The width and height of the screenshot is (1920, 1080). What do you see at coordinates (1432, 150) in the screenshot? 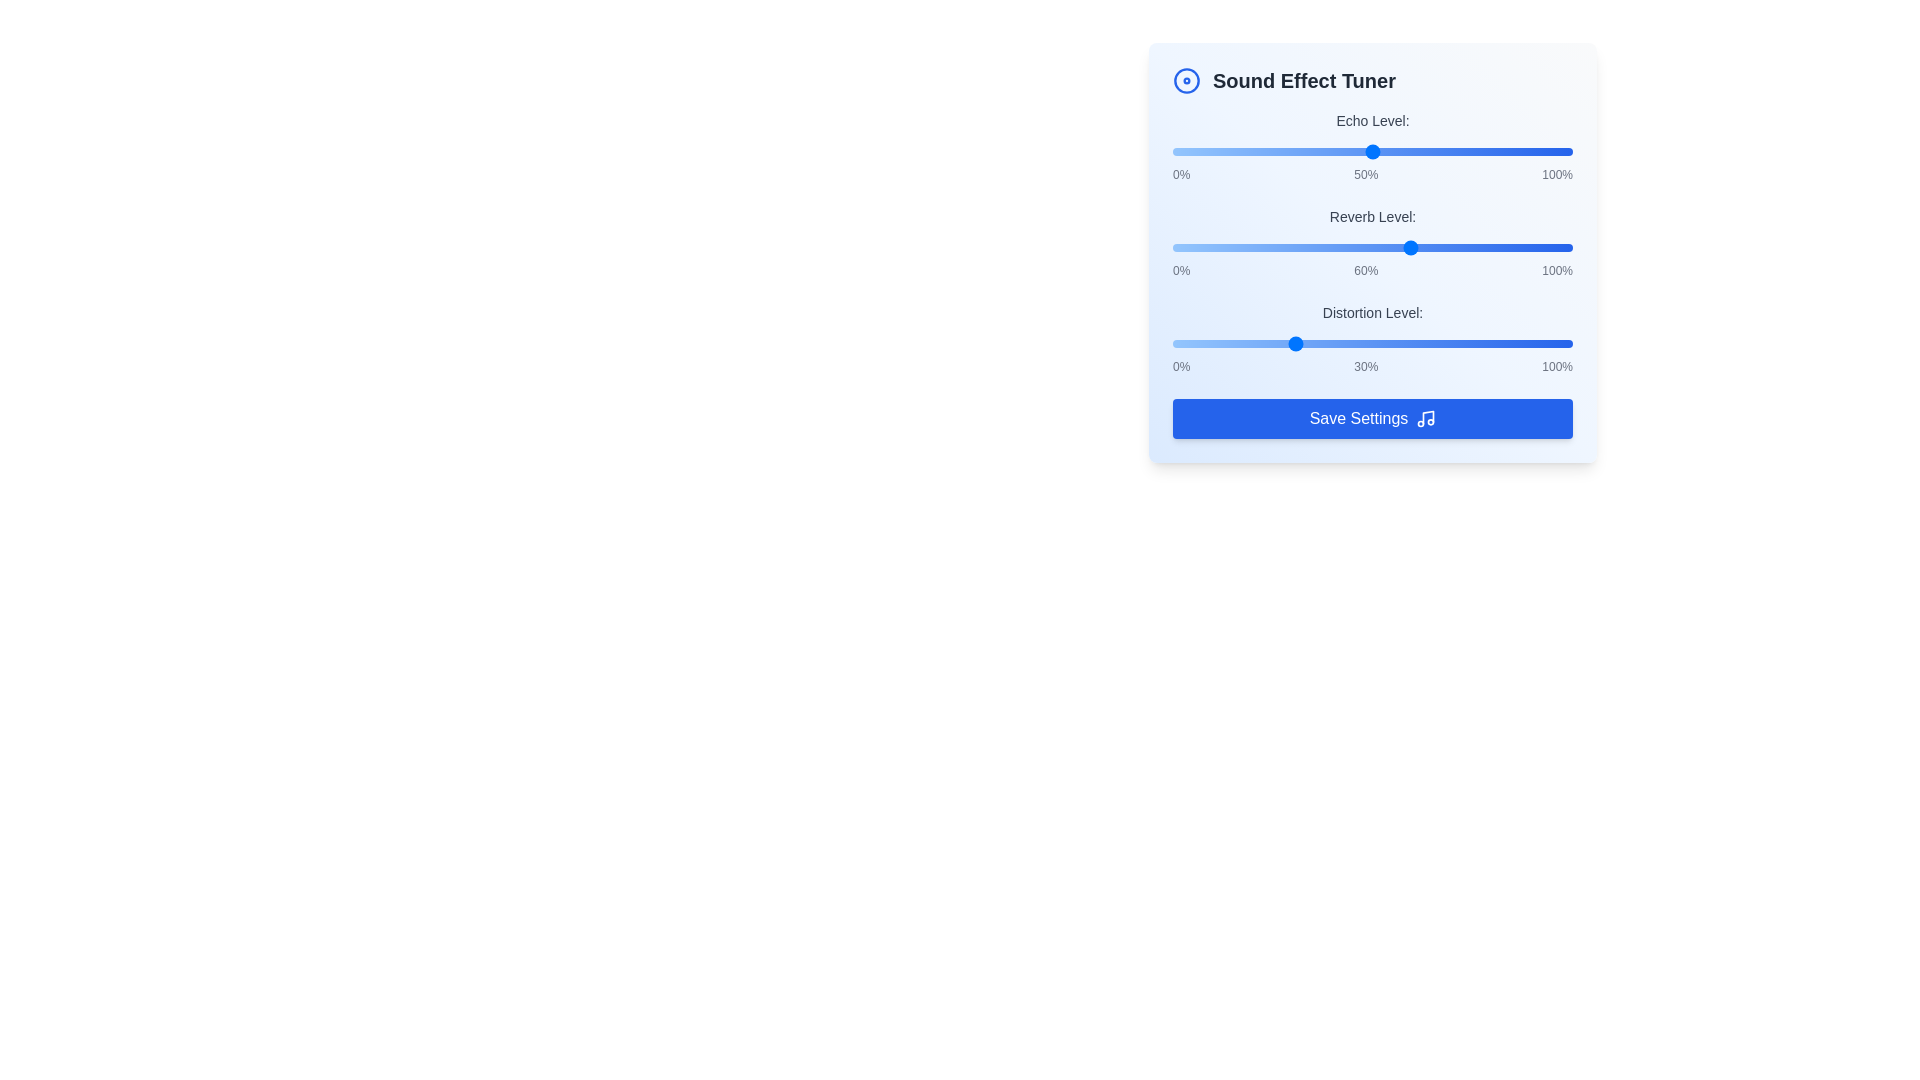
I see `the 'Echo Level' slider to 65%` at bounding box center [1432, 150].